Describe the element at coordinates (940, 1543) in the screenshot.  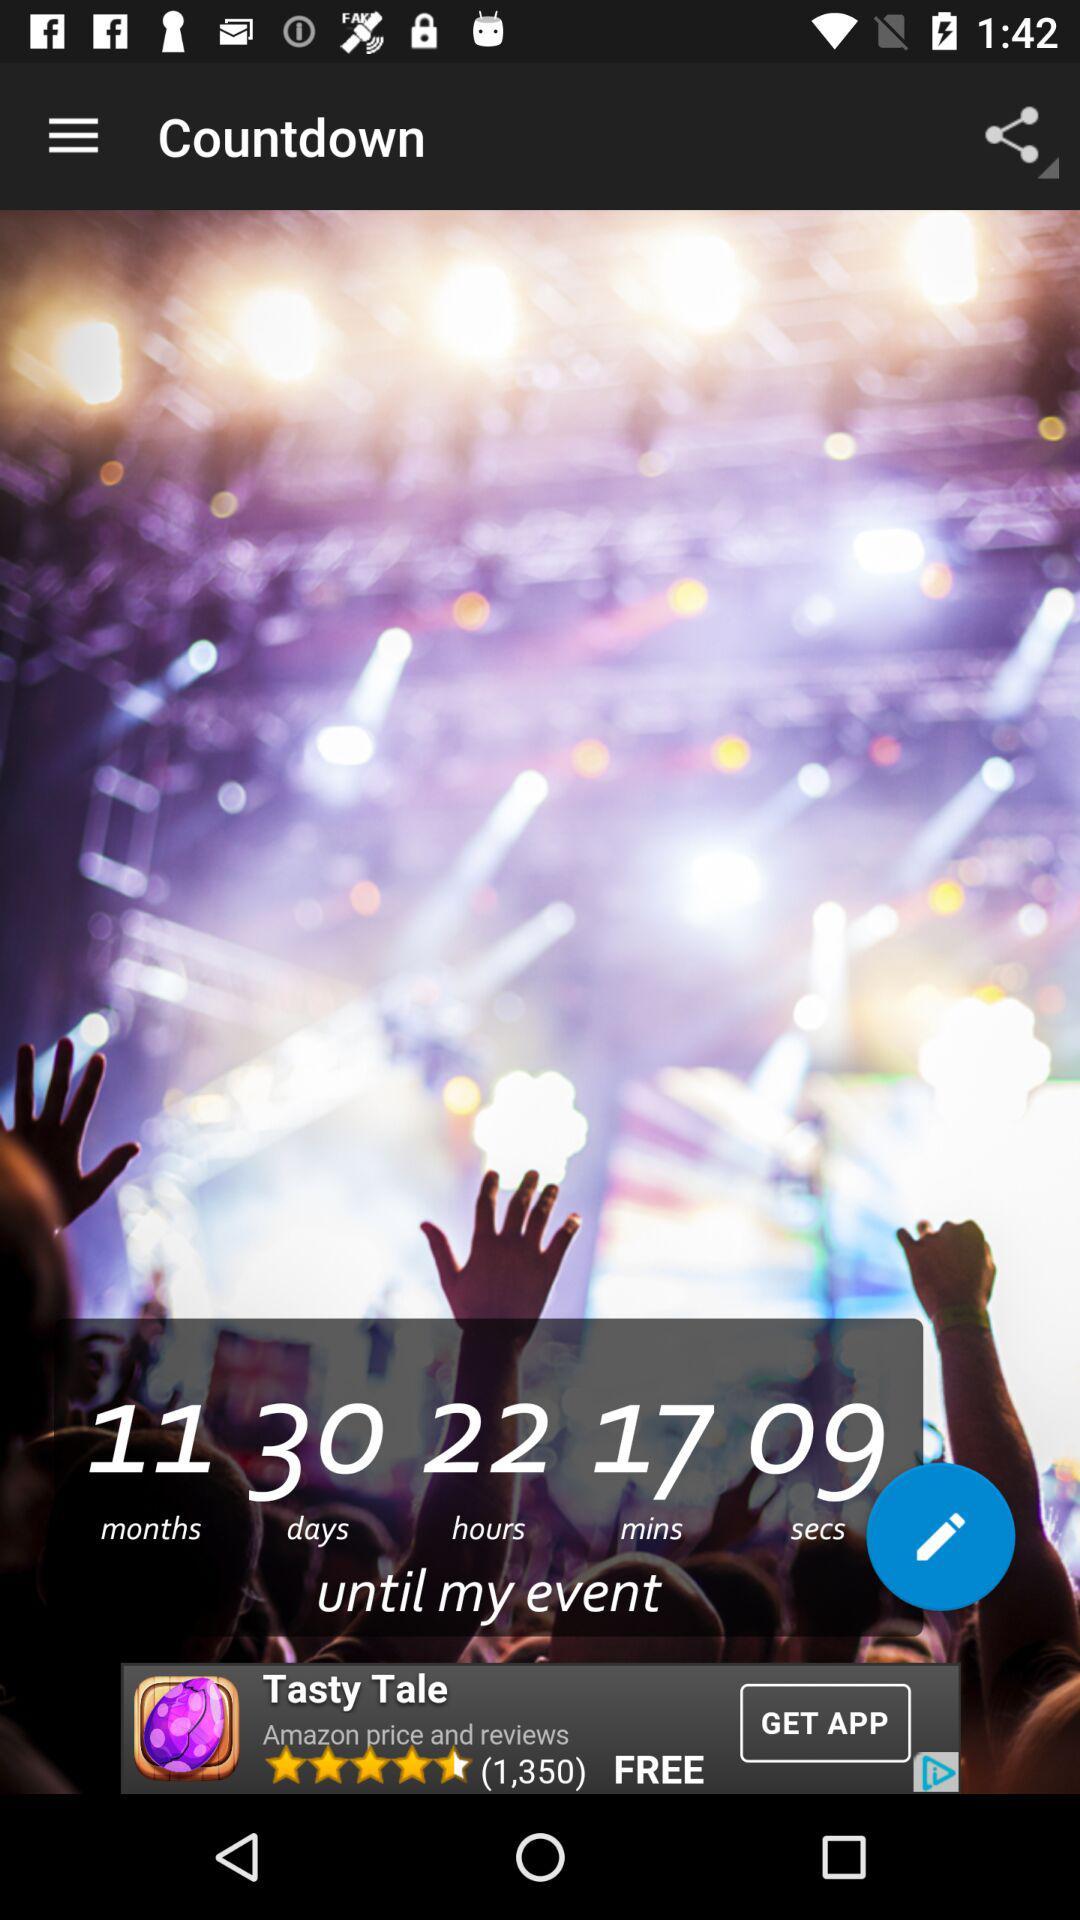
I see `the edit icon` at that location.